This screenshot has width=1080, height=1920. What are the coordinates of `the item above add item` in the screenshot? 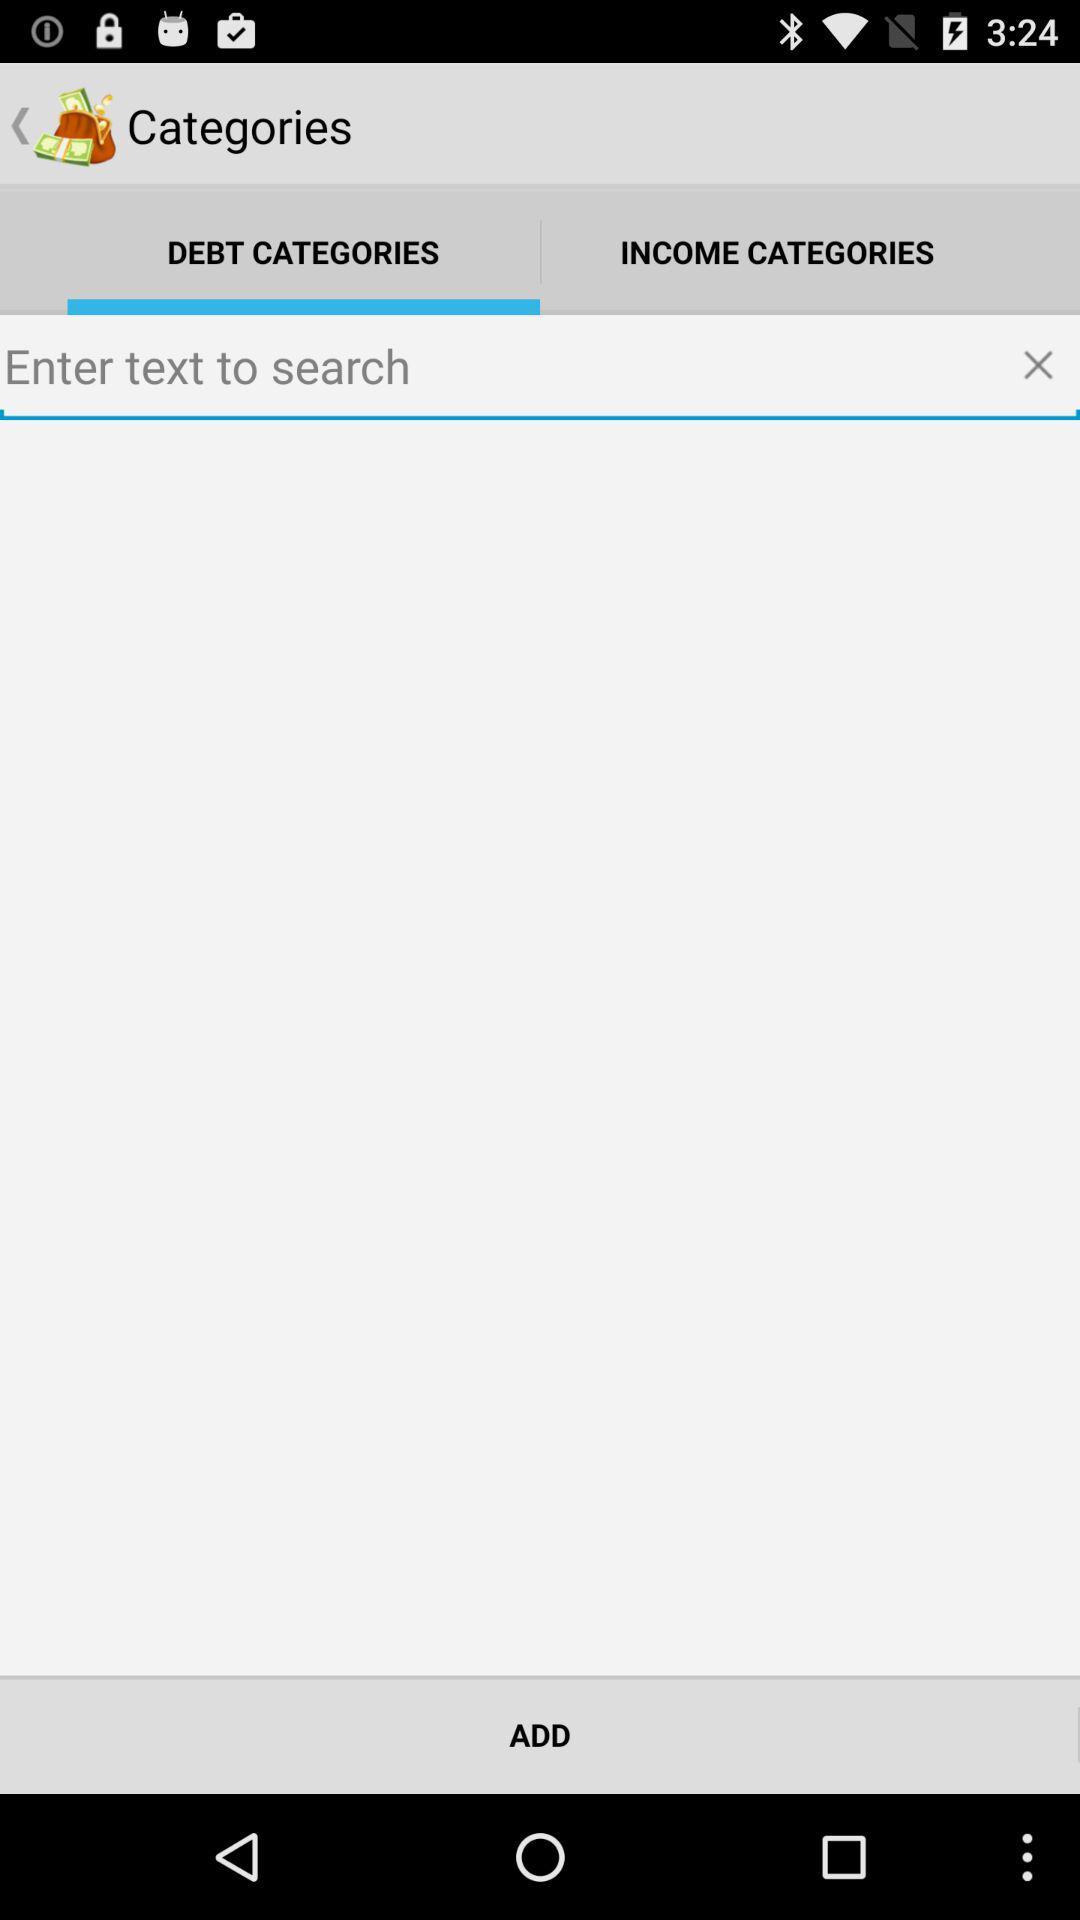 It's located at (540, 1046).